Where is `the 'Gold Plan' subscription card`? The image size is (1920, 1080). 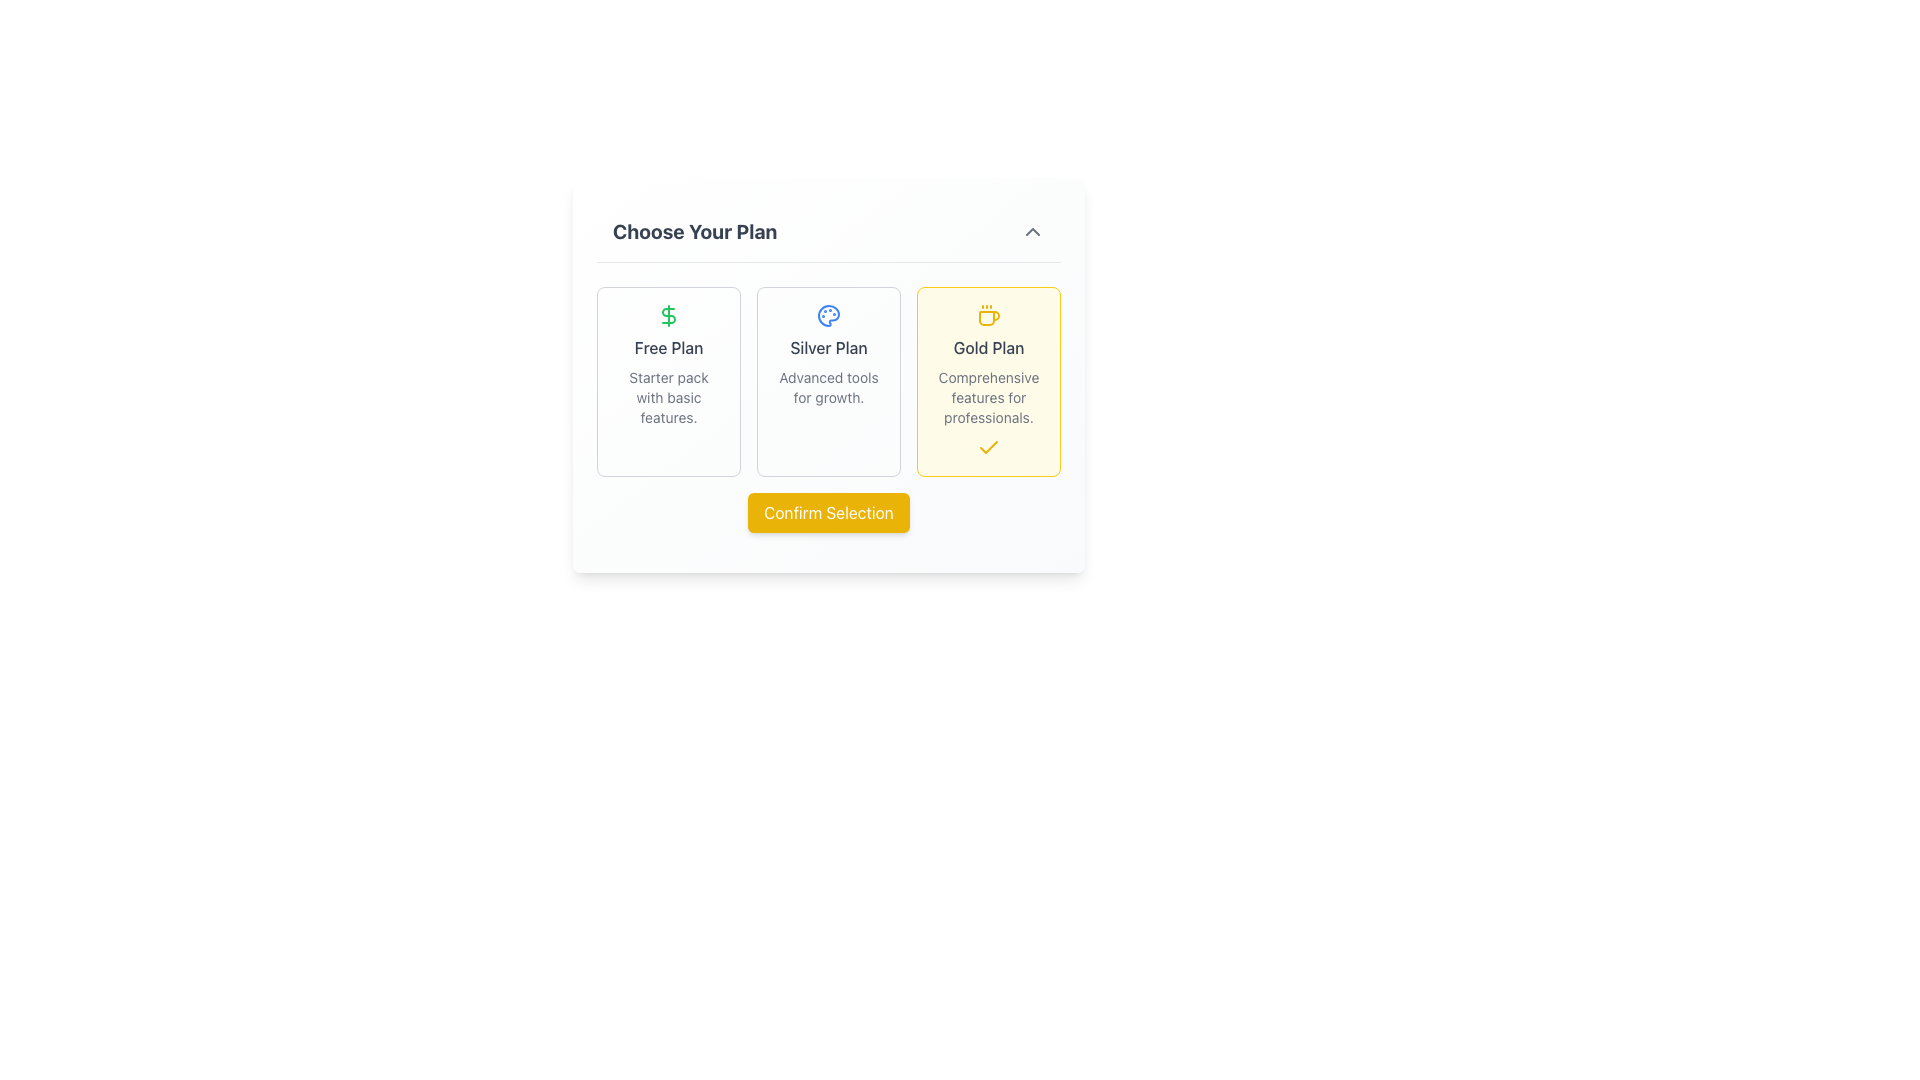
the 'Gold Plan' subscription card is located at coordinates (988, 381).